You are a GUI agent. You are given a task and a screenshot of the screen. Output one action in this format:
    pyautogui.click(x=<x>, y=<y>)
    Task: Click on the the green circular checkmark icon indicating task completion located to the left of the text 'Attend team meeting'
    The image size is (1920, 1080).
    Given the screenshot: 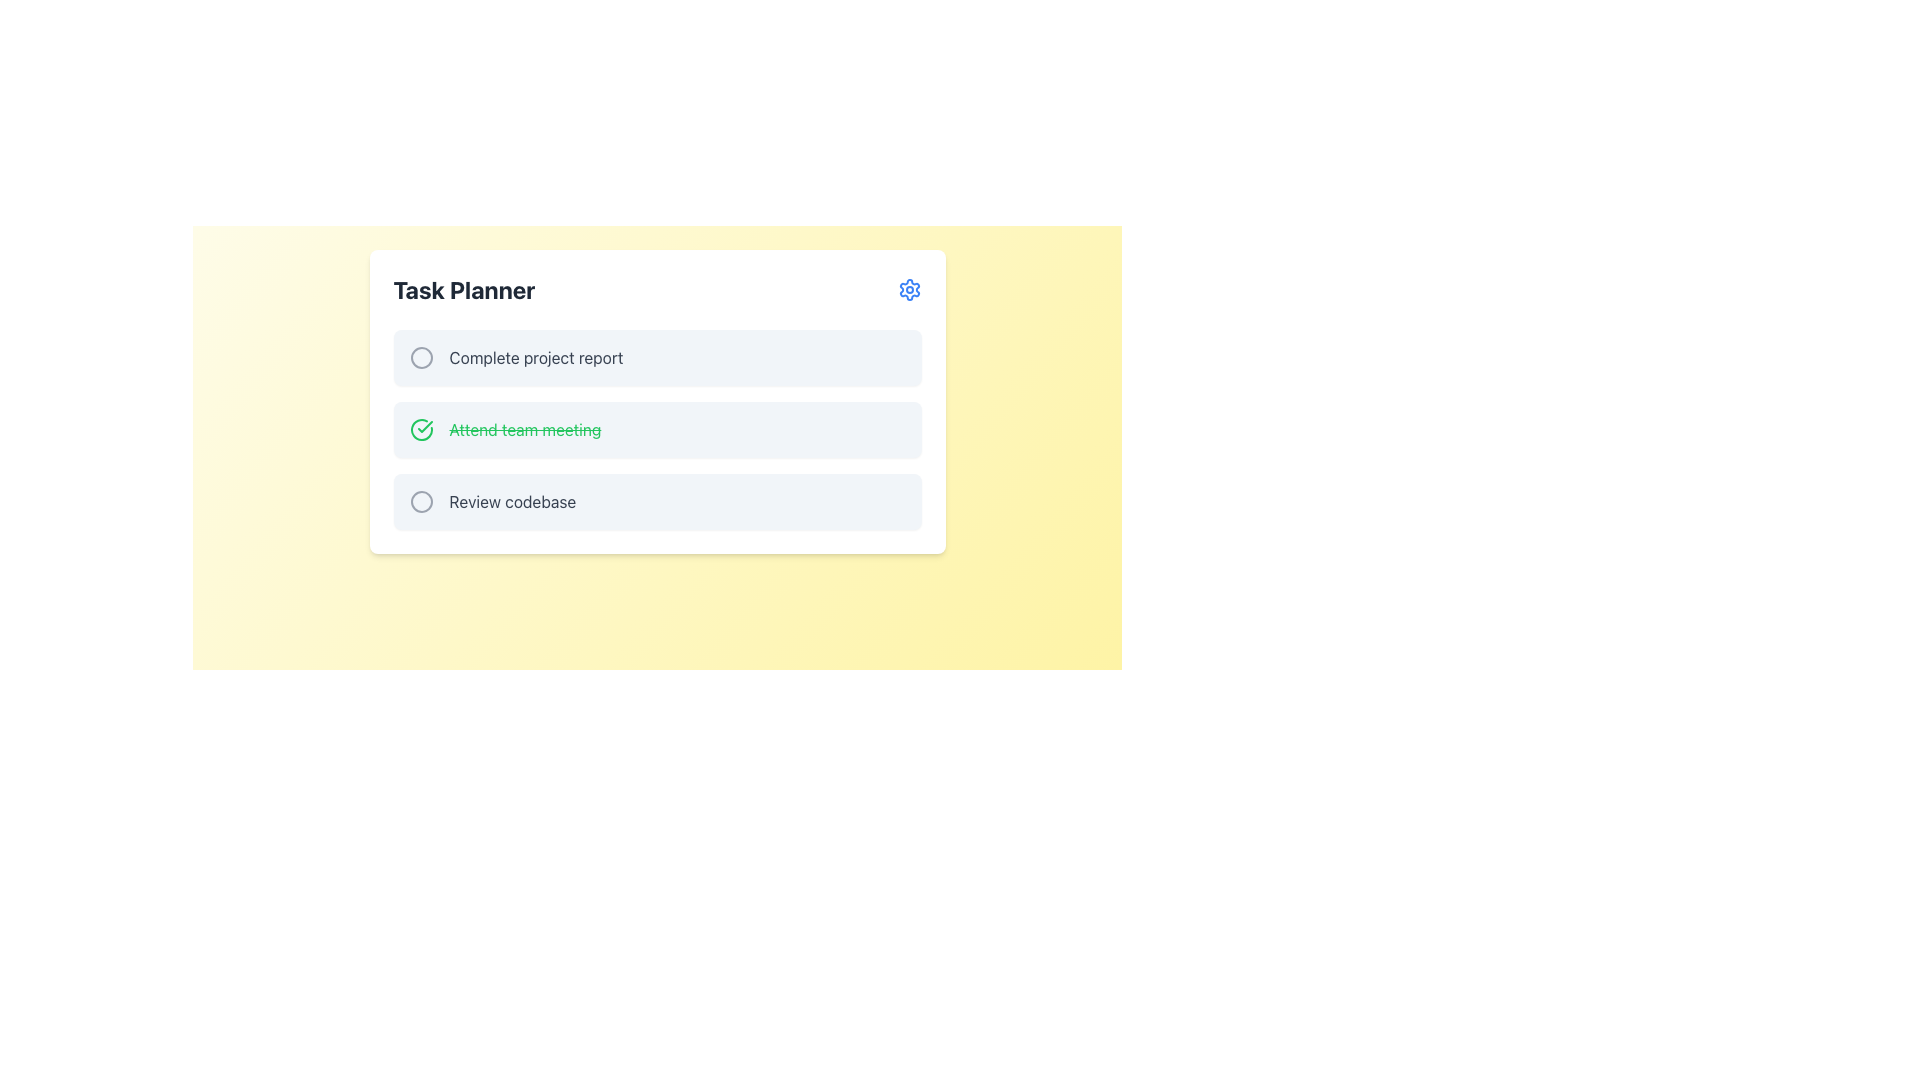 What is the action you would take?
    pyautogui.click(x=420, y=428)
    